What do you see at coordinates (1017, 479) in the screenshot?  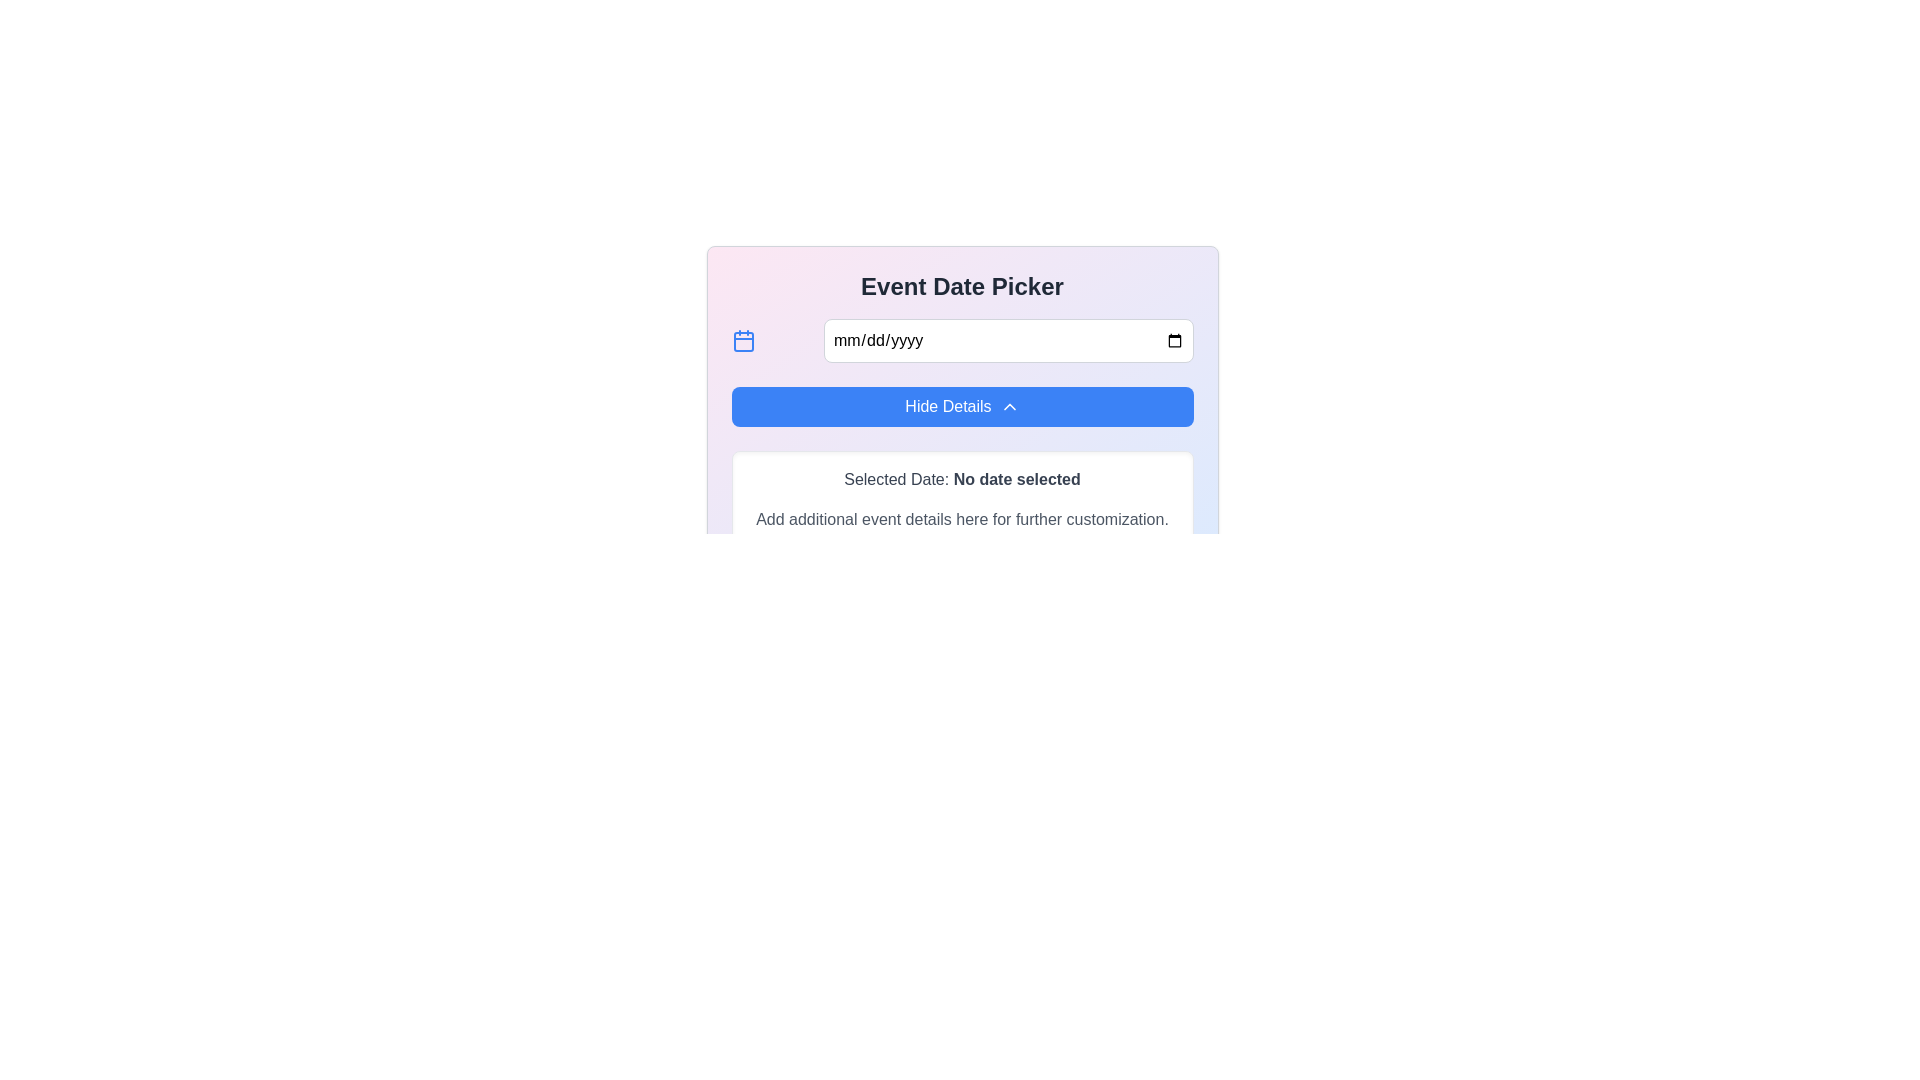 I see `the informational text label that indicates 'No date selected' in the date picker component` at bounding box center [1017, 479].